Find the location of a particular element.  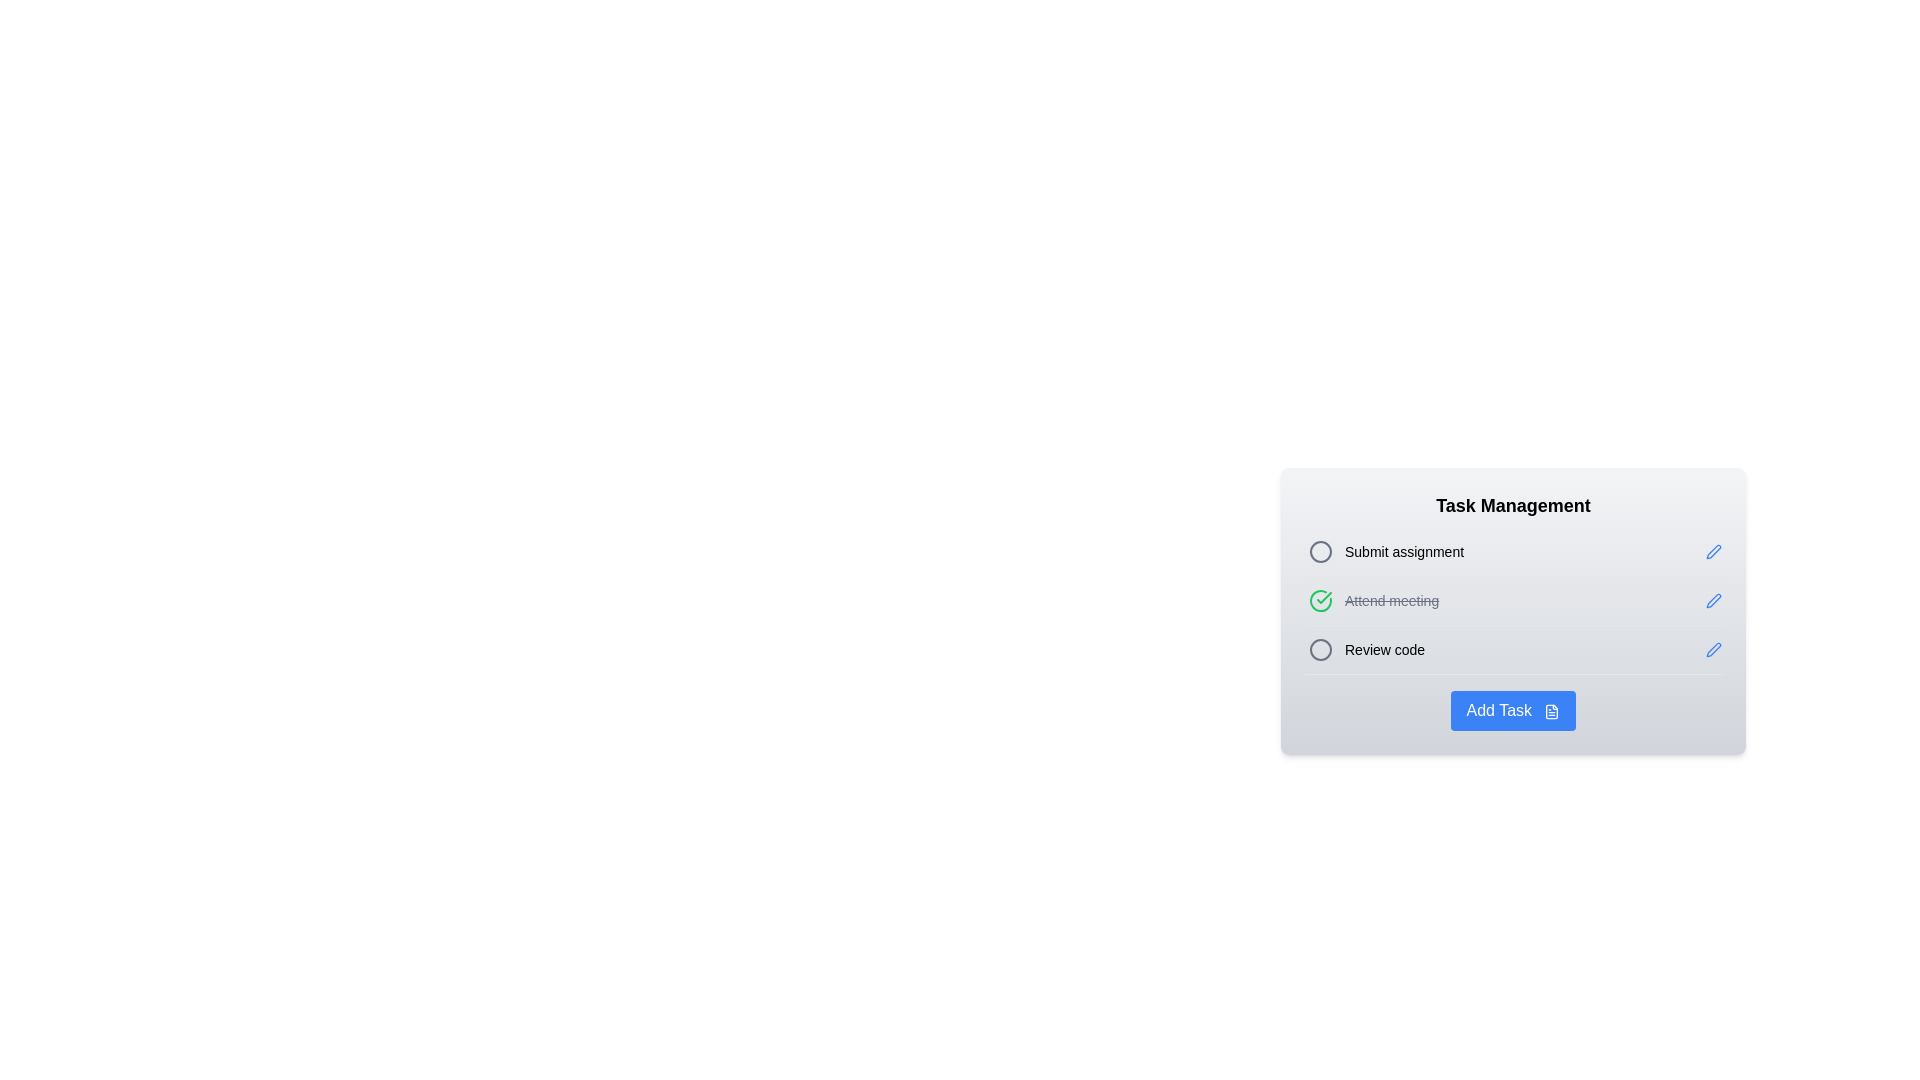

the 'Add Task' button, which is a blue rectangular button with rounded corners located at the bottom of the 'Task Management' panel is located at coordinates (1513, 709).